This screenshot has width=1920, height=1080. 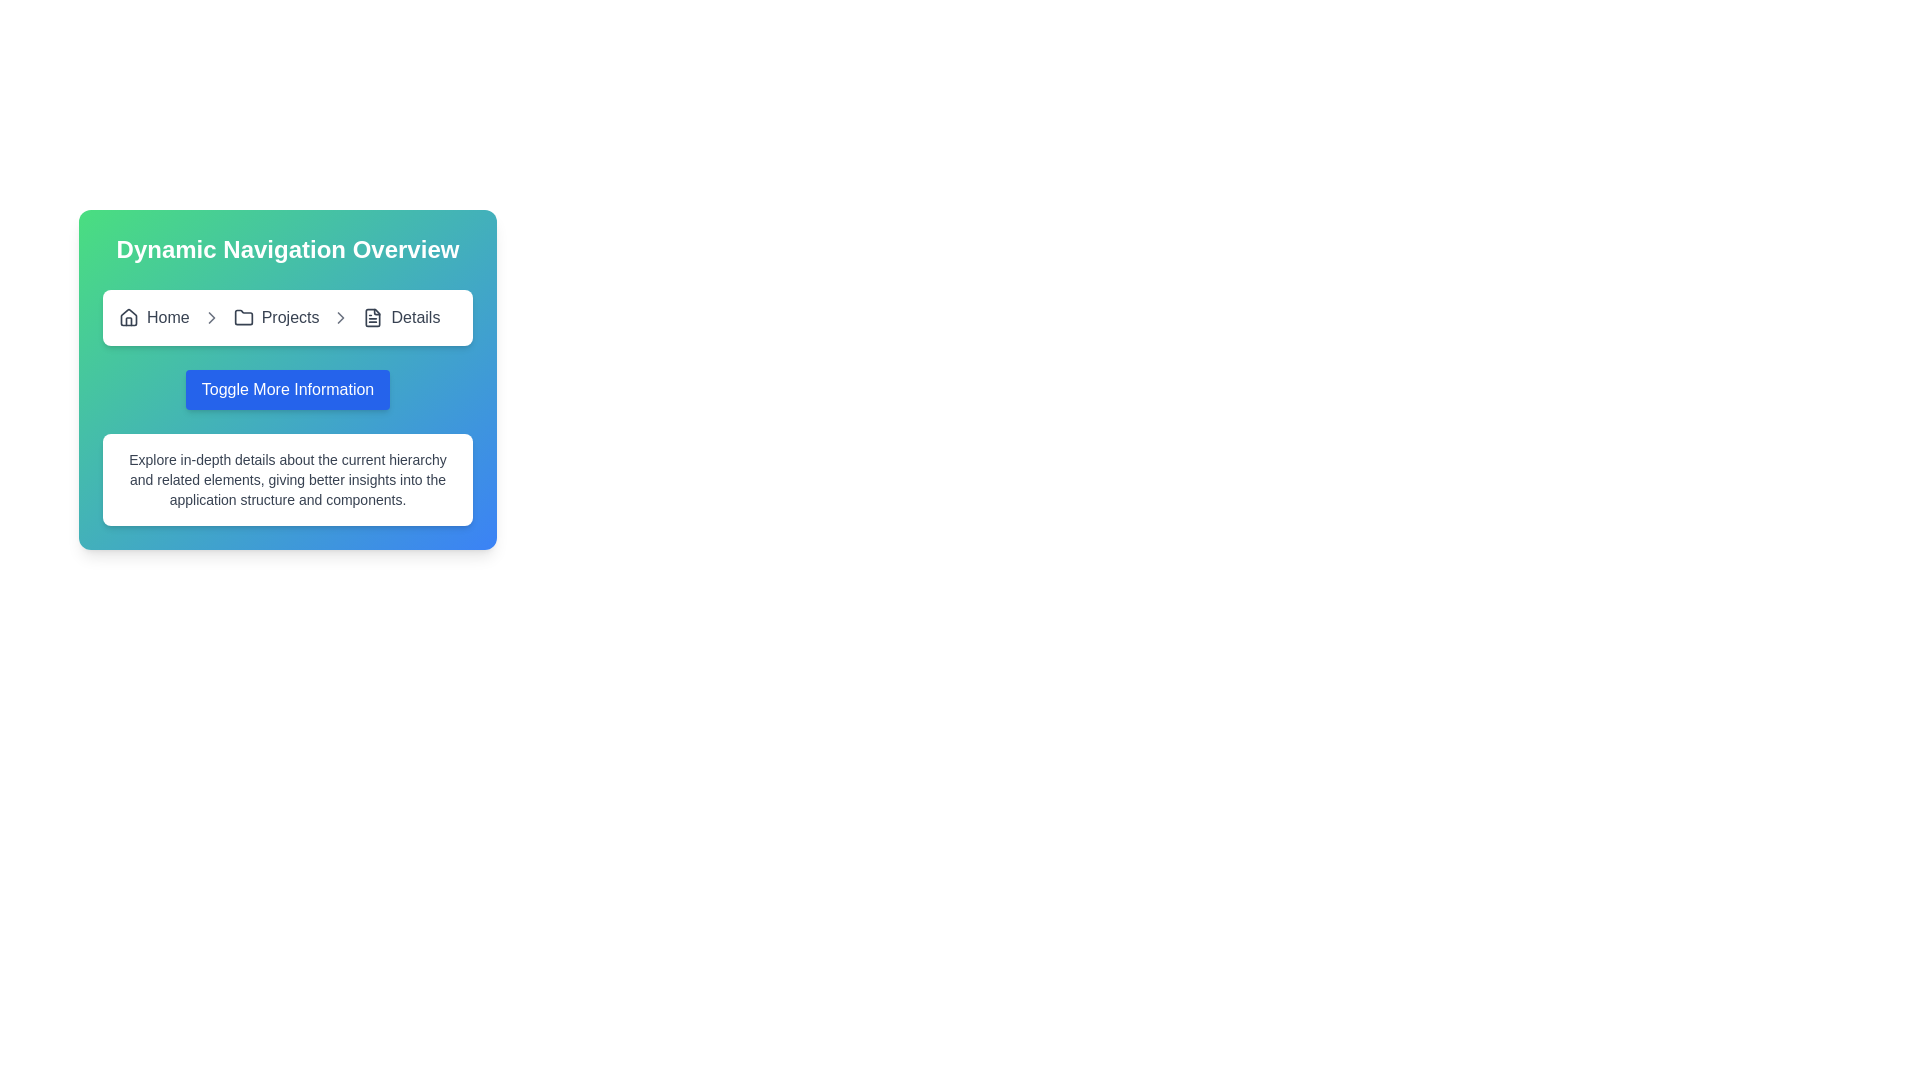 I want to click on the small document or file icon located to the left of the 'Details' text in the breadcrumb navigation bar, which is the third element in that navigation, so click(x=373, y=316).